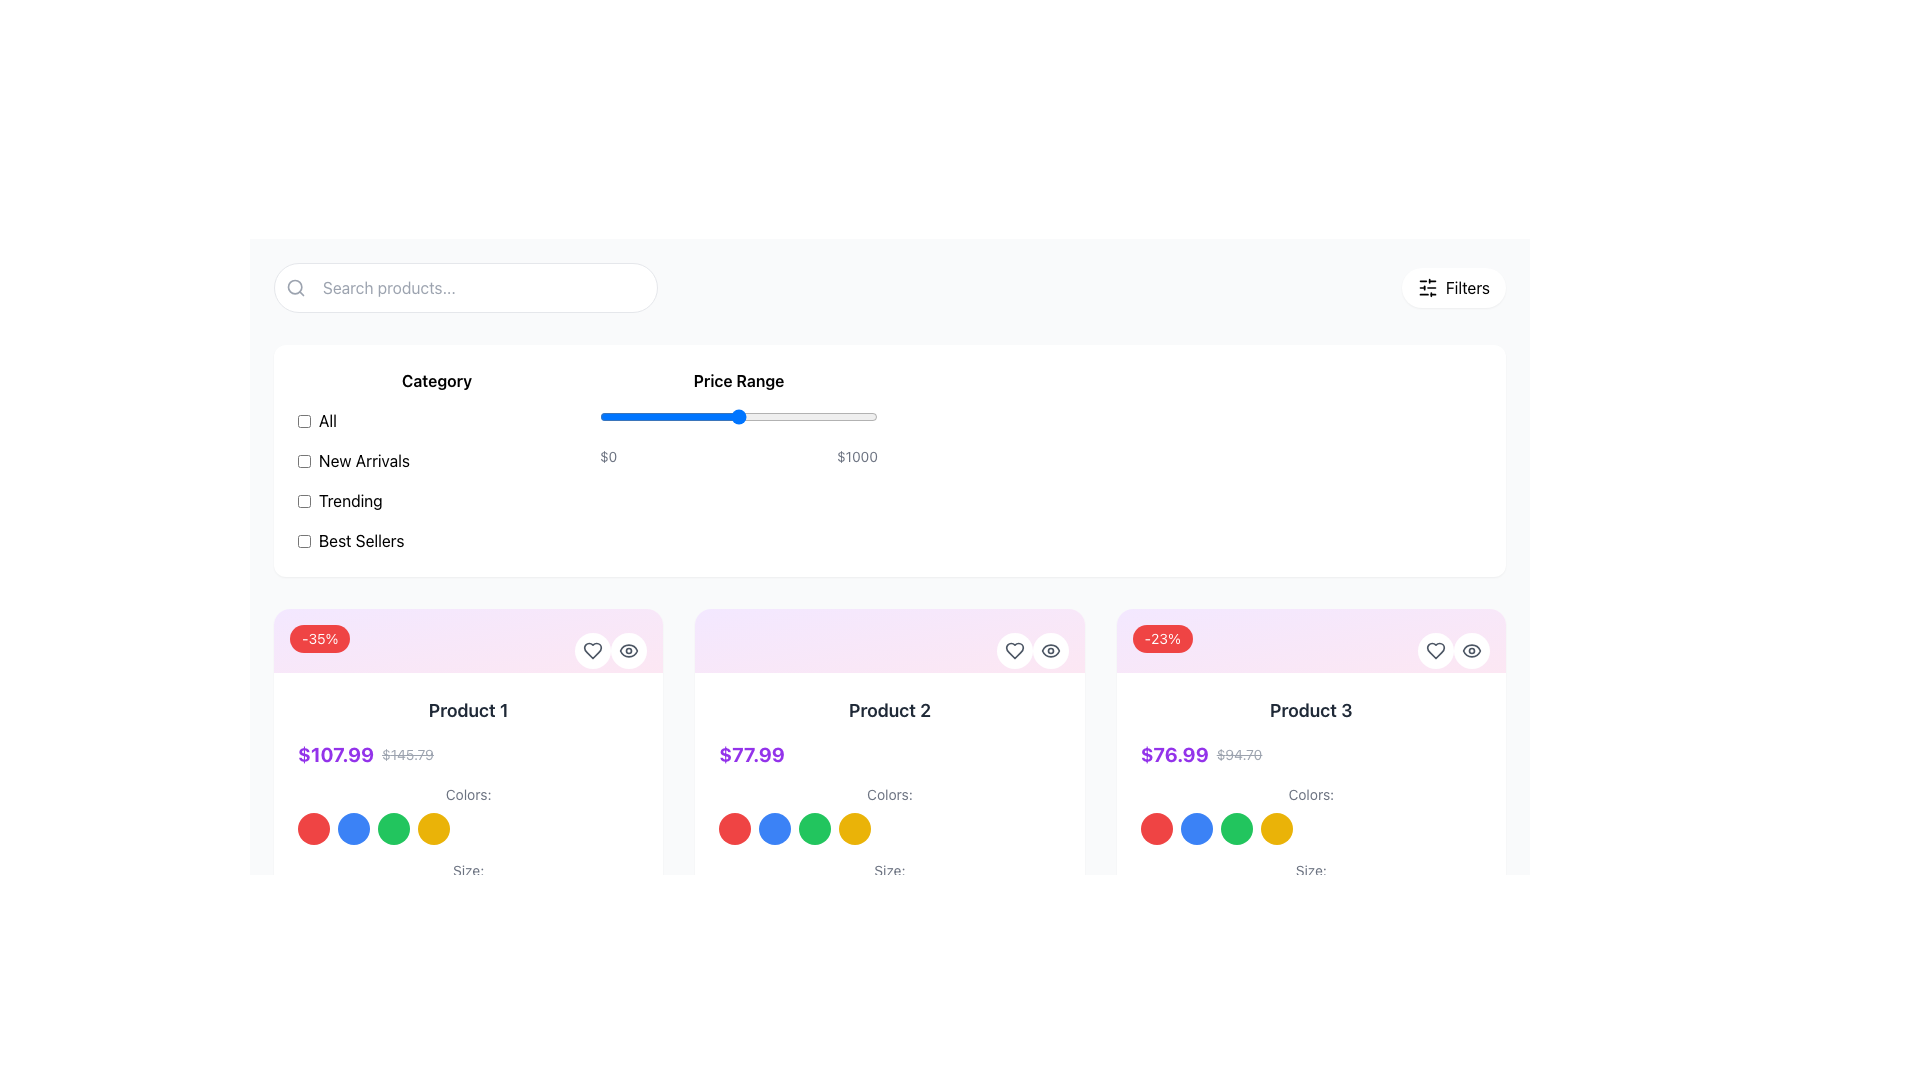 The image size is (1920, 1080). Describe the element at coordinates (1311, 870) in the screenshot. I see `the static text label displaying 'Size:' located below the color options of 'Product 3'` at that location.